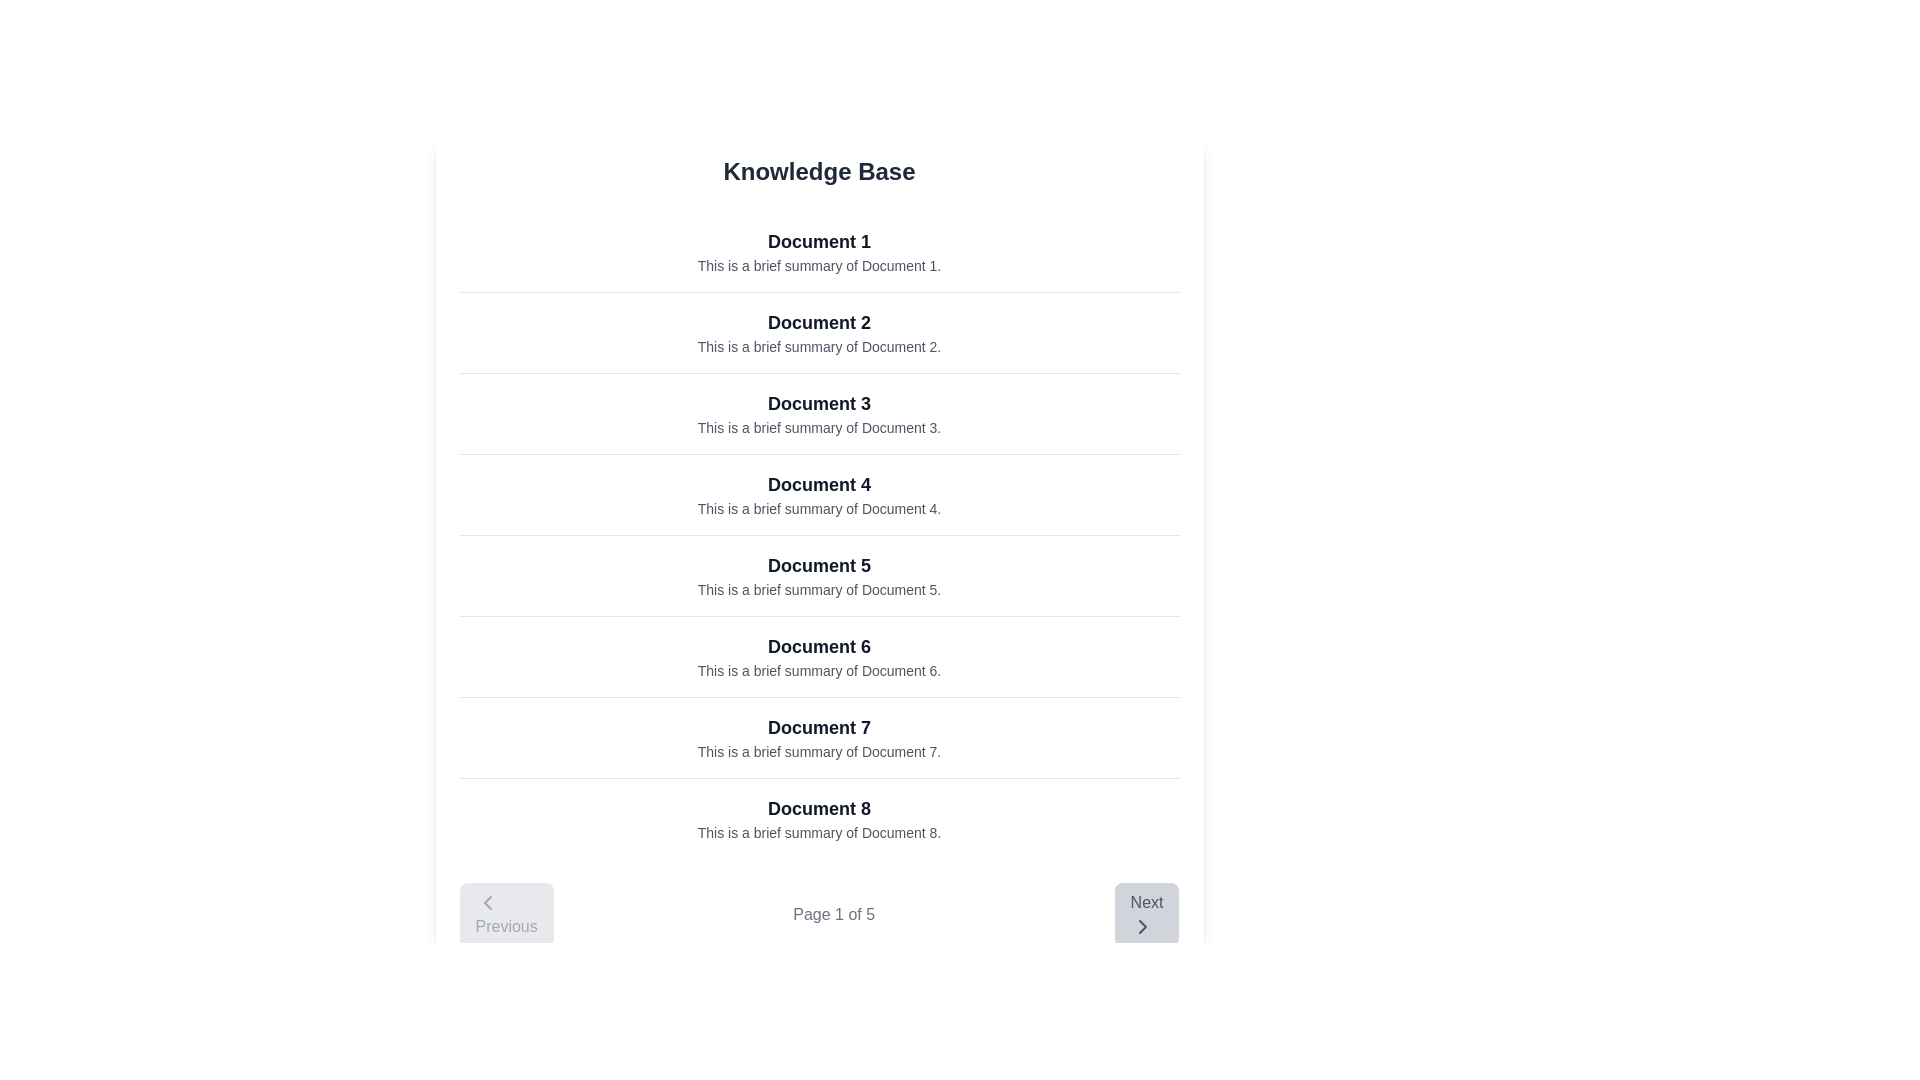 The image size is (1920, 1080). Describe the element at coordinates (487, 902) in the screenshot. I see `the left-facing chevron icon within the 'Previous' button located at the bottom left of the interface` at that location.